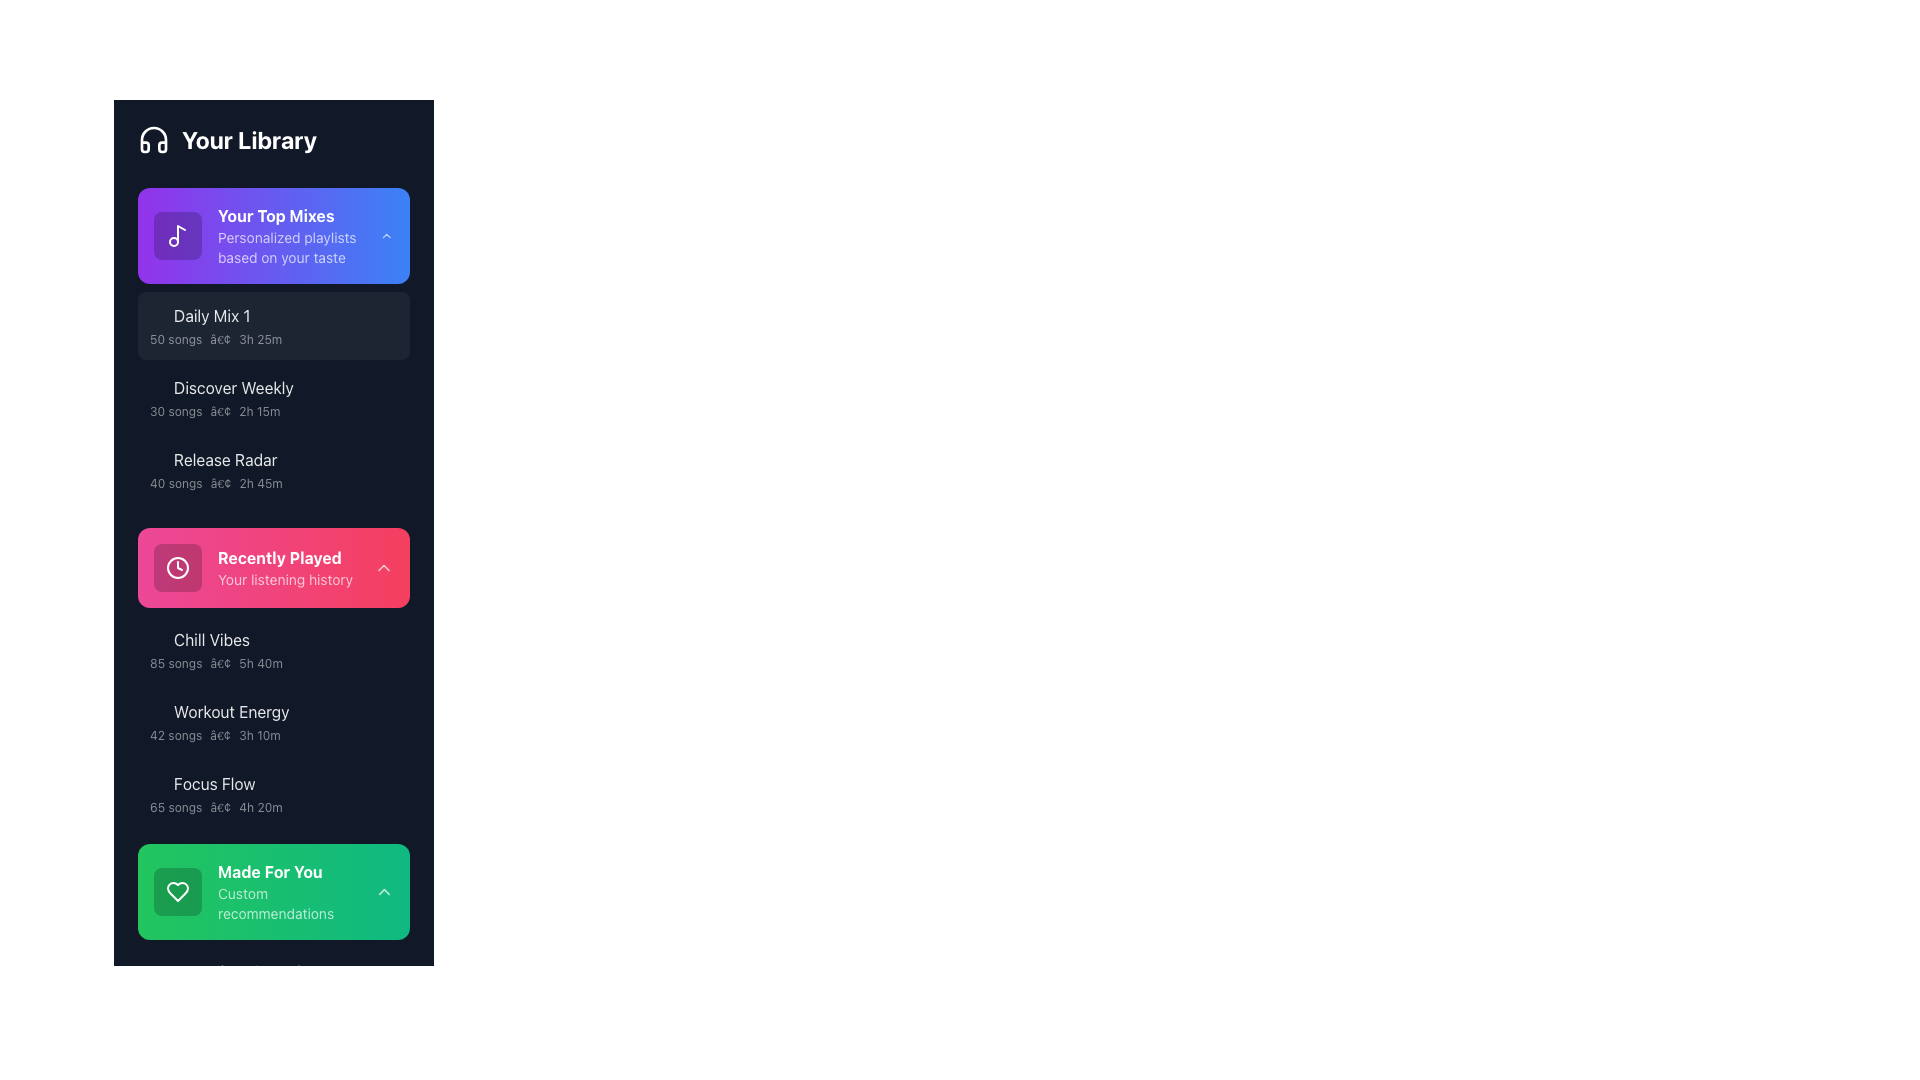 This screenshot has width=1920, height=1080. Describe the element at coordinates (138, 325) in the screenshot. I see `the decorative visual indicator located at the extreme left of the 'Daily Mix 1' card in the sidebar, which emphasizes the active state of the playlist` at that location.